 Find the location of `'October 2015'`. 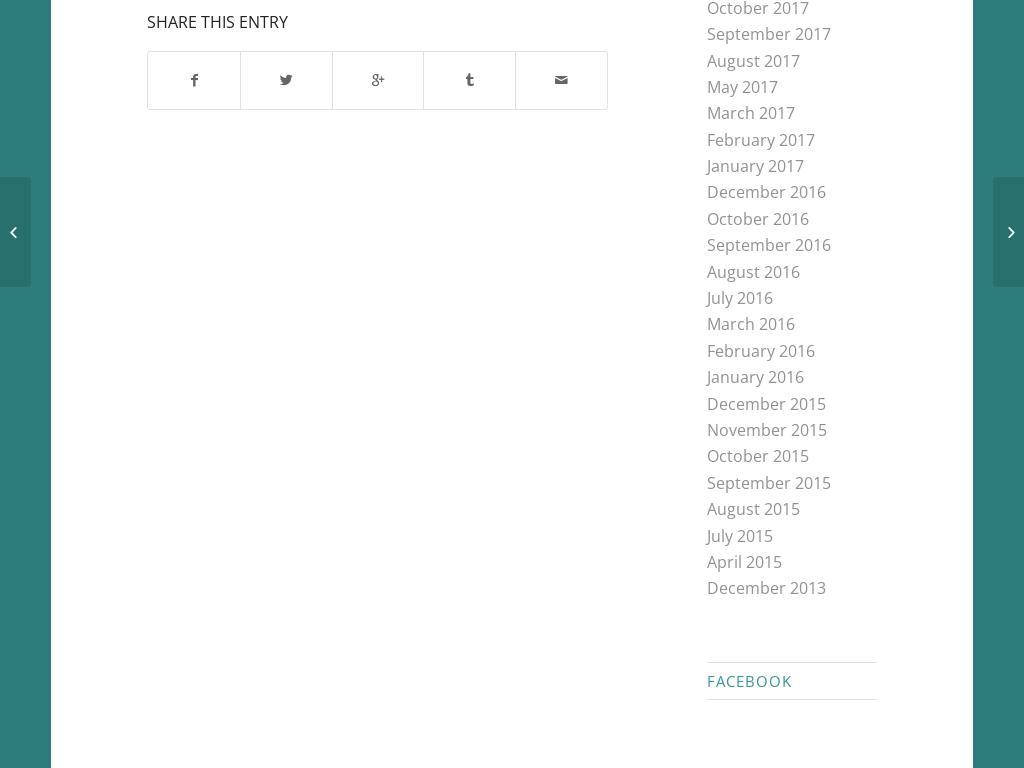

'October 2015' is located at coordinates (756, 455).